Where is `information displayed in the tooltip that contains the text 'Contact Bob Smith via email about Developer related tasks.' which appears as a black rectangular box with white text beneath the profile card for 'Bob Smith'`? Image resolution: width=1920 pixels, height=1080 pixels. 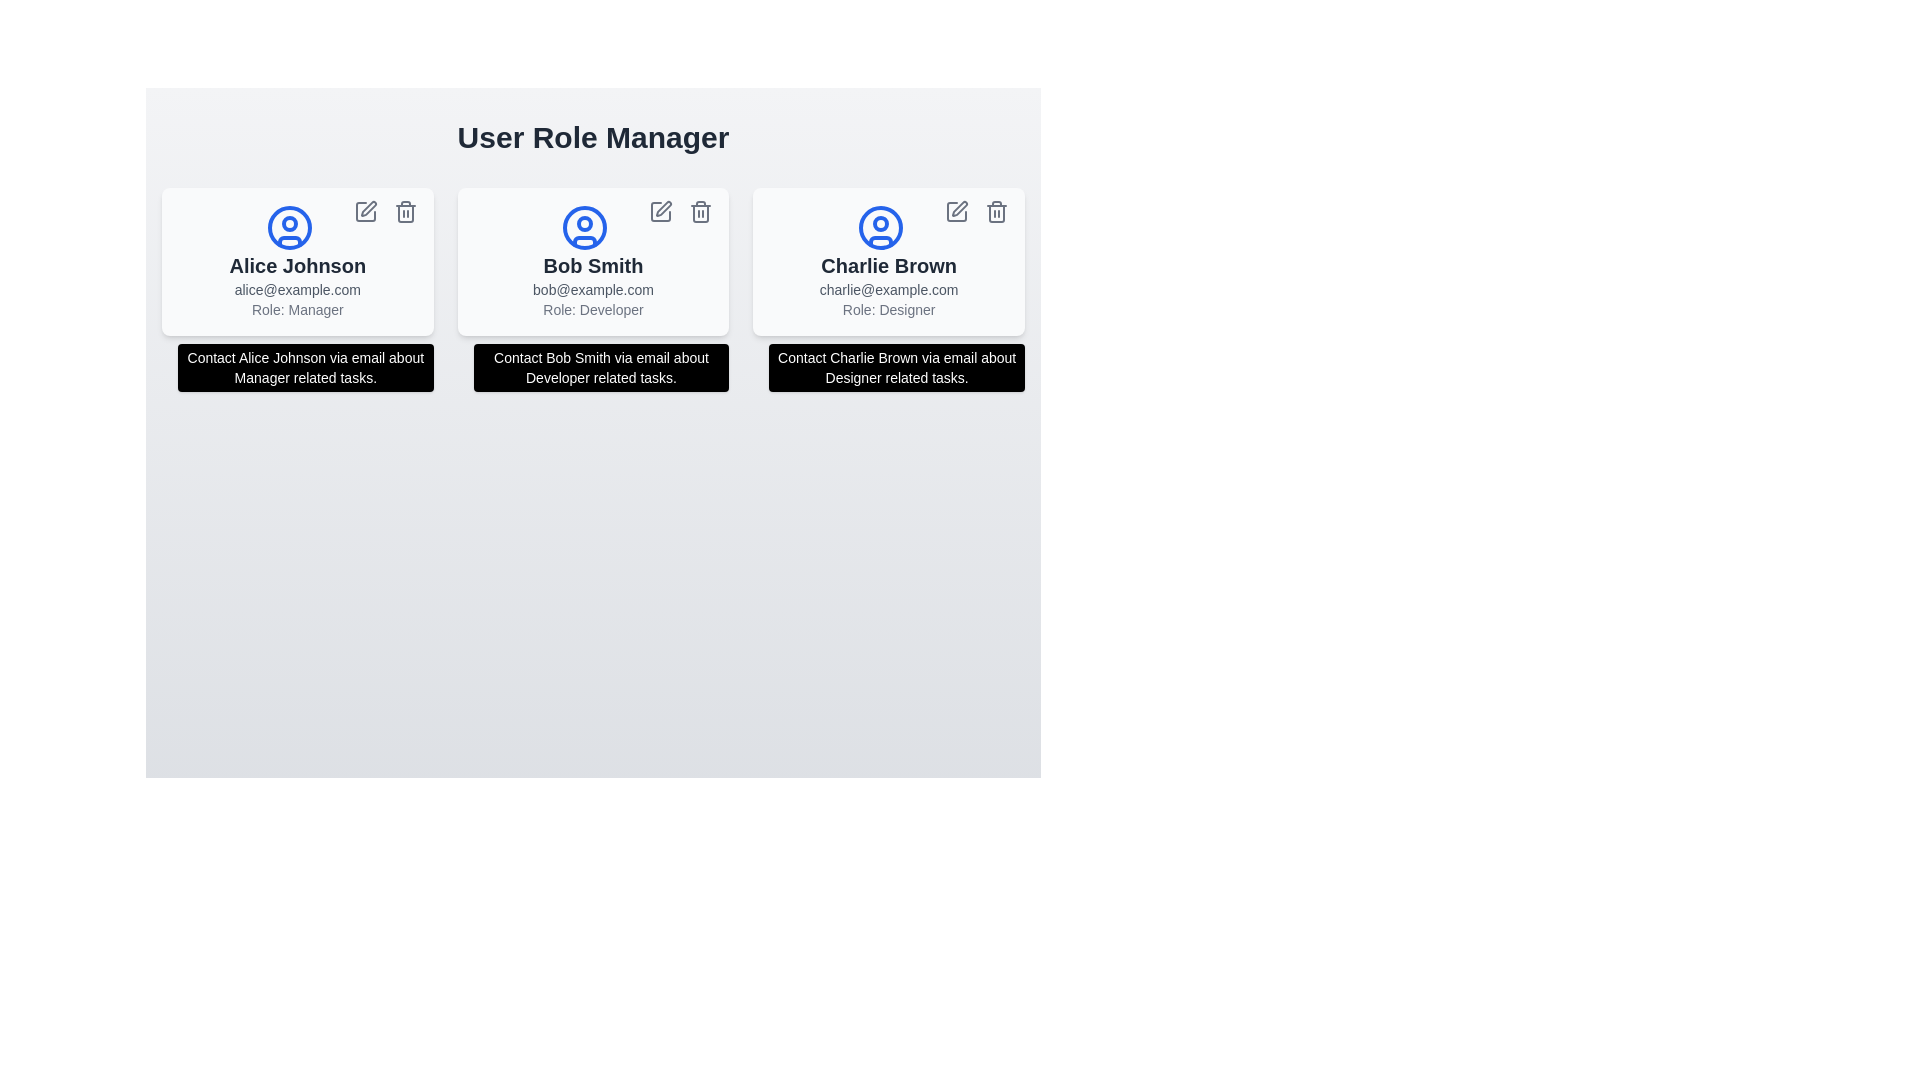
information displayed in the tooltip that contains the text 'Contact Bob Smith via email about Developer related tasks.' which appears as a black rectangular box with white text beneath the profile card for 'Bob Smith' is located at coordinates (600, 367).